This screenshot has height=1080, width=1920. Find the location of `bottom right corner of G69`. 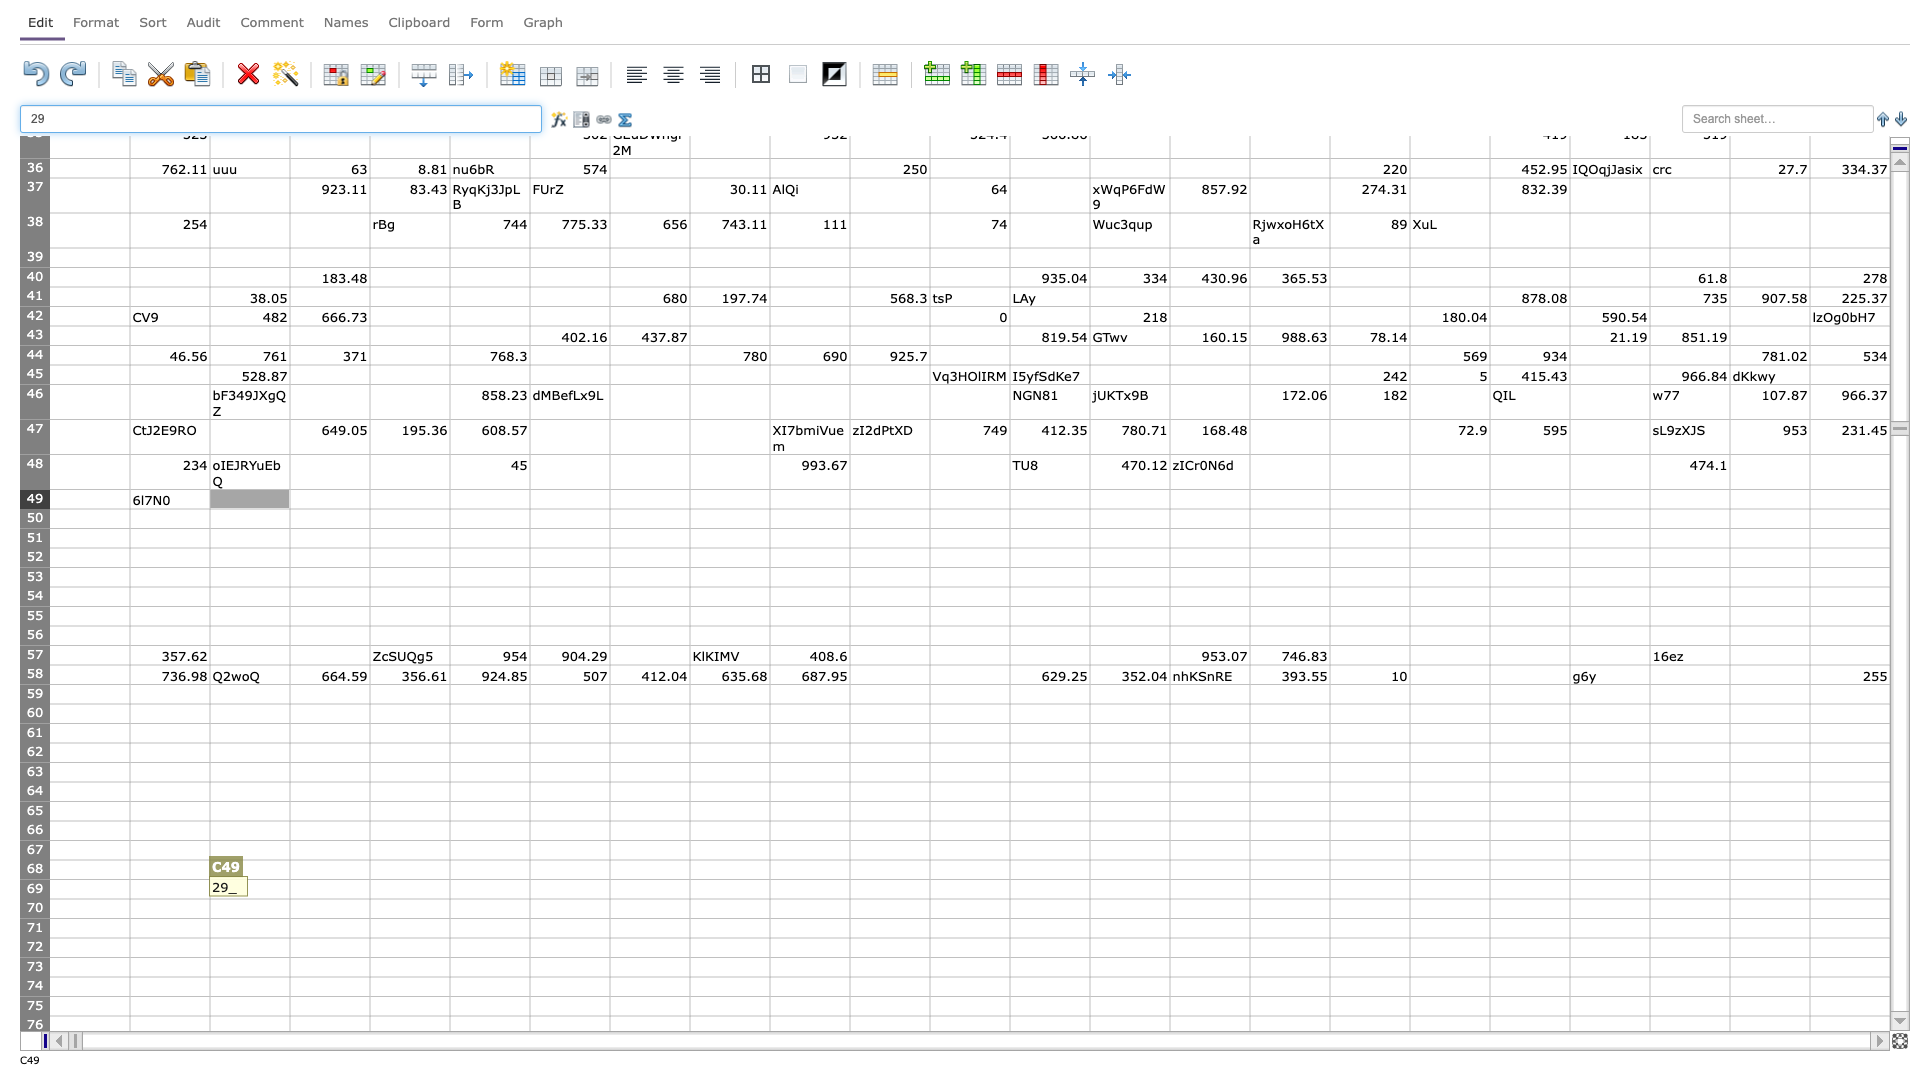

bottom right corner of G69 is located at coordinates (608, 897).